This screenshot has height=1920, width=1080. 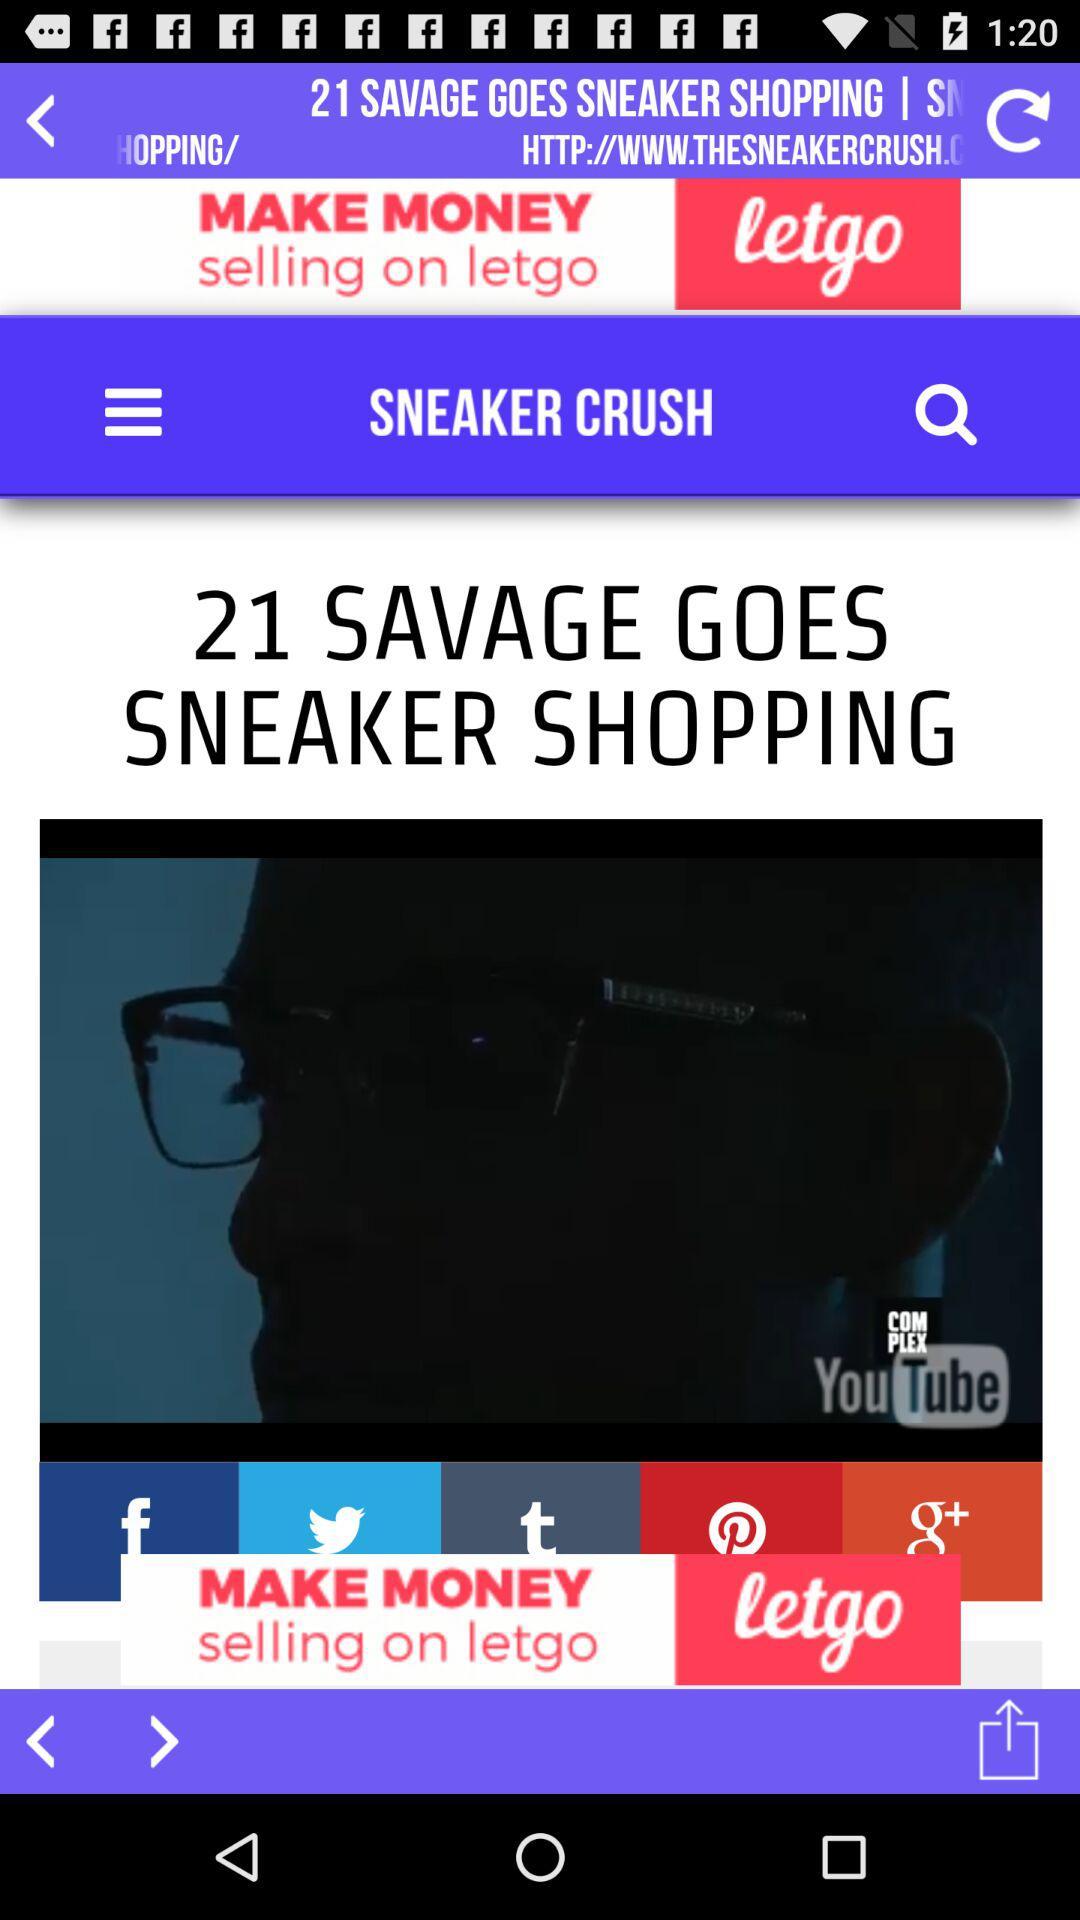 What do you see at coordinates (151, 1740) in the screenshot?
I see `next article` at bounding box center [151, 1740].